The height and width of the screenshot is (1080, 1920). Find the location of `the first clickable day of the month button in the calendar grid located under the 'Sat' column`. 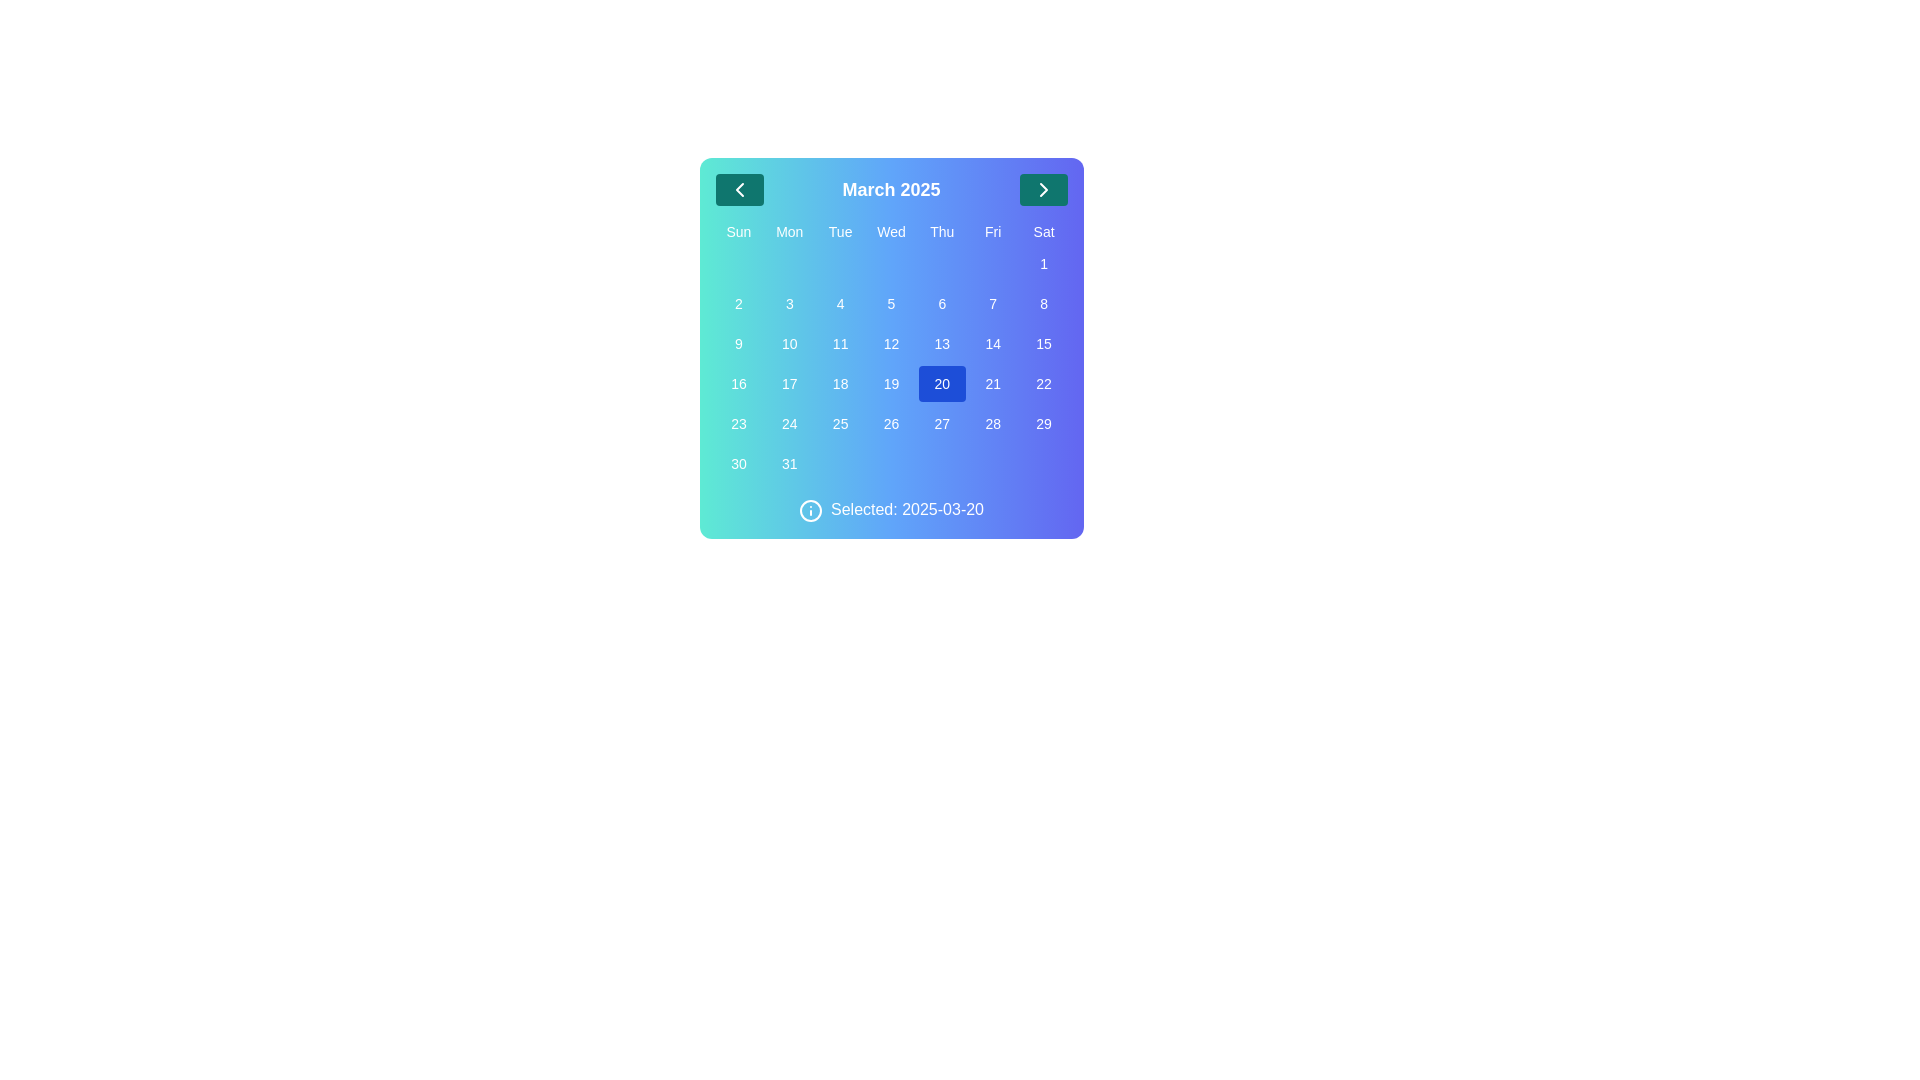

the first clickable day of the month button in the calendar grid located under the 'Sat' column is located at coordinates (1043, 262).